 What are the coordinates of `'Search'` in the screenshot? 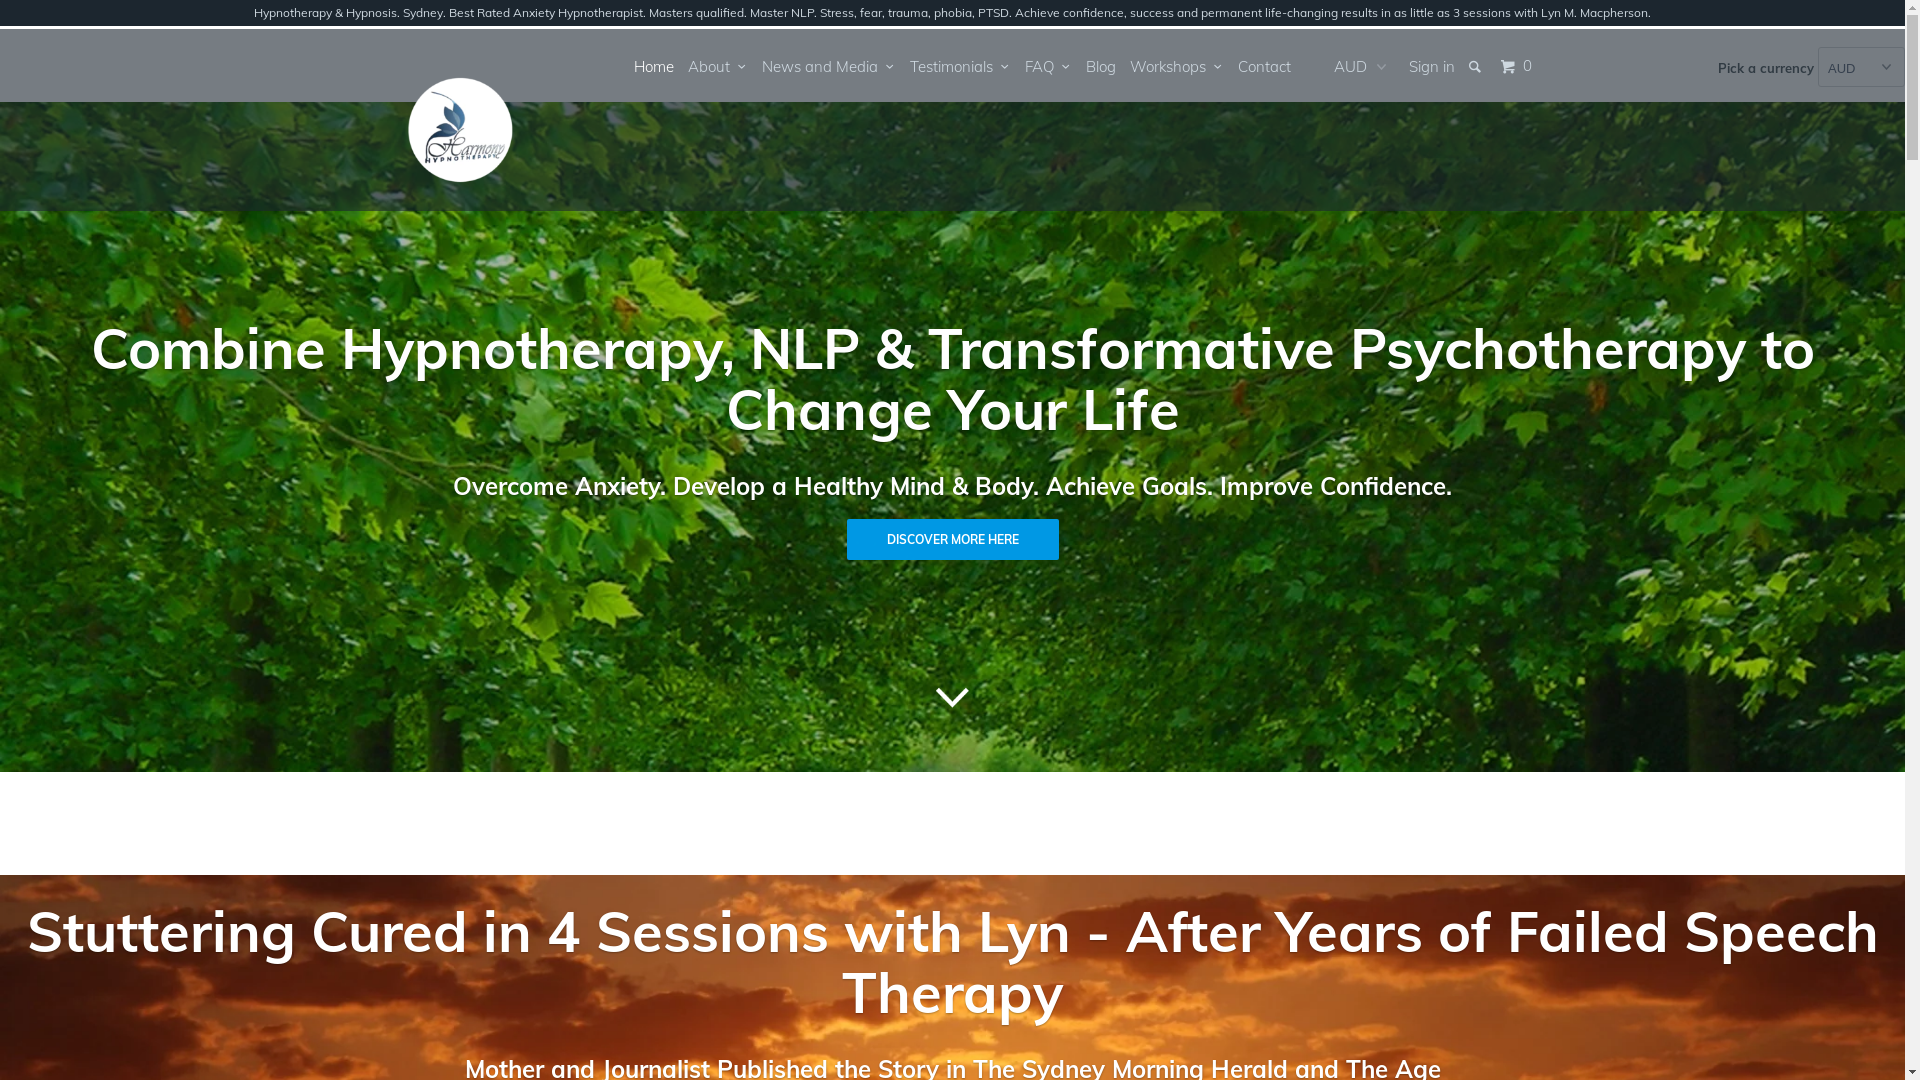 It's located at (1475, 65).